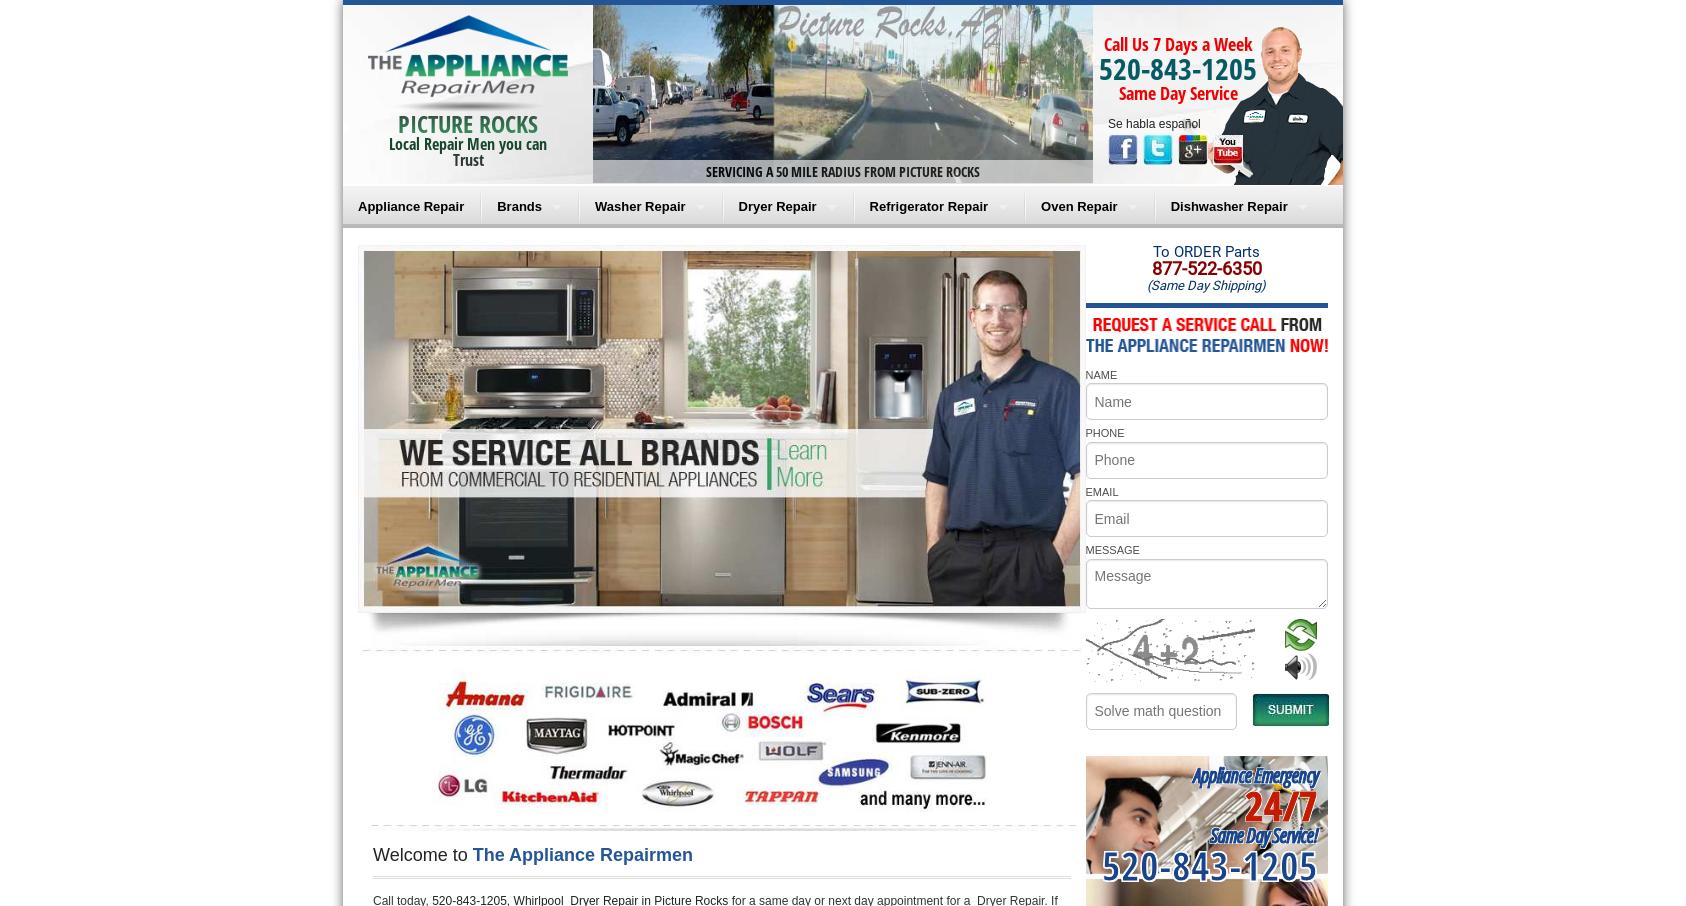 The image size is (1686, 906). What do you see at coordinates (1209, 833) in the screenshot?
I see `'Same Day Service!'` at bounding box center [1209, 833].